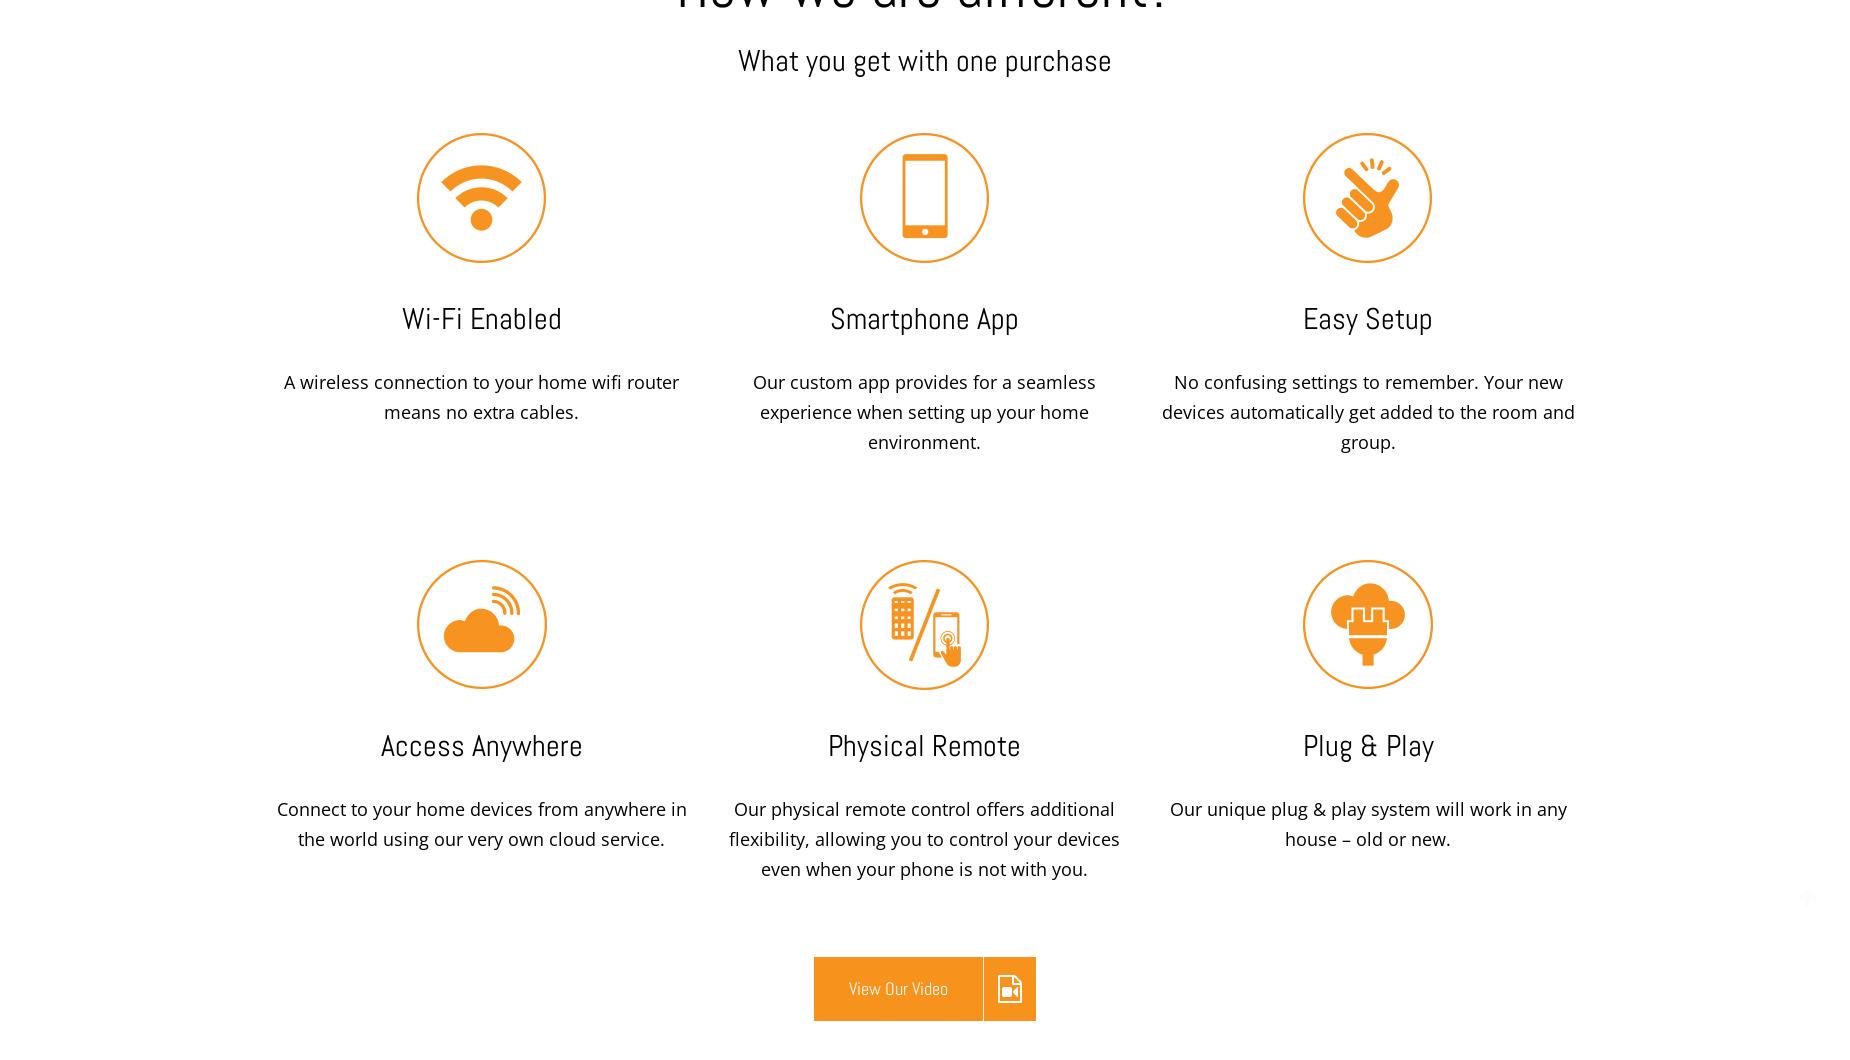  What do you see at coordinates (924, 411) in the screenshot?
I see `'Our custom app provides for a seamless experience when setting up your home environment.'` at bounding box center [924, 411].